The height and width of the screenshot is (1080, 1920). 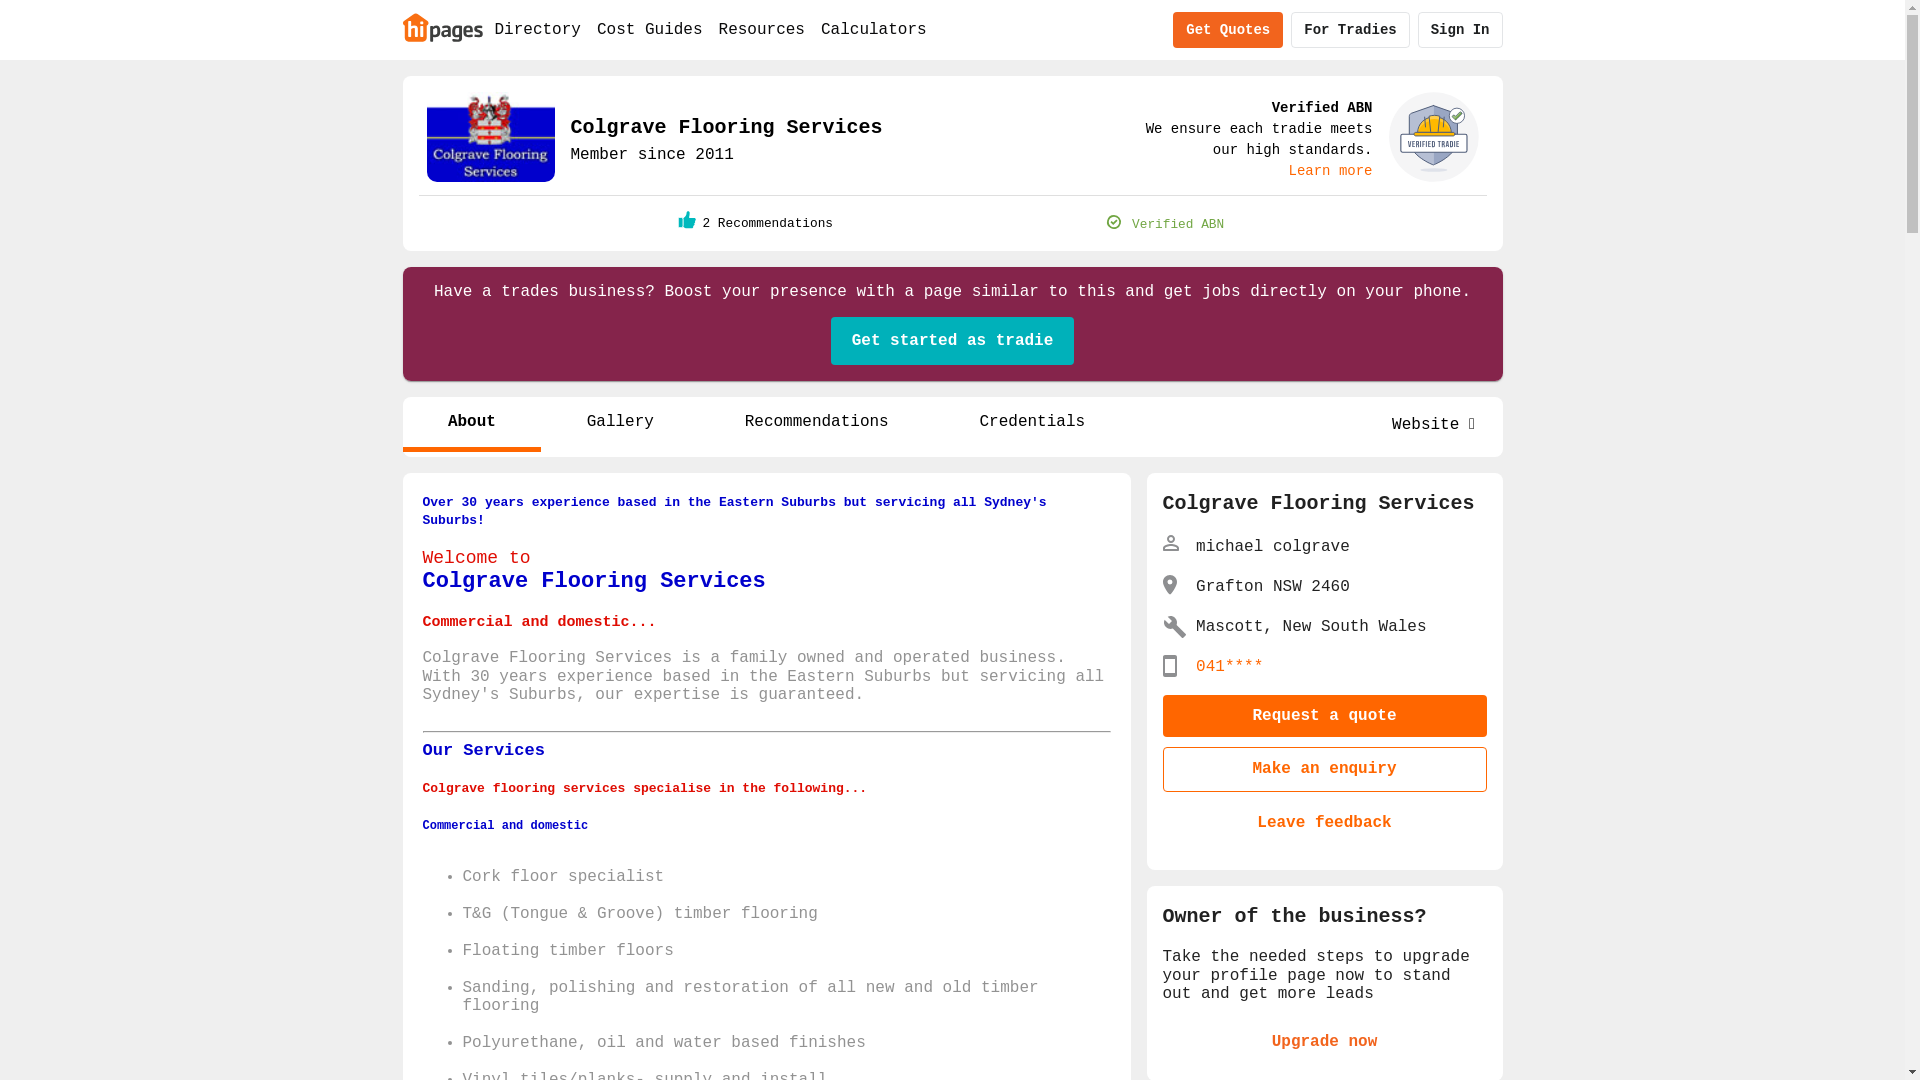 What do you see at coordinates (1324, 1040) in the screenshot?
I see `'Upgrade now'` at bounding box center [1324, 1040].